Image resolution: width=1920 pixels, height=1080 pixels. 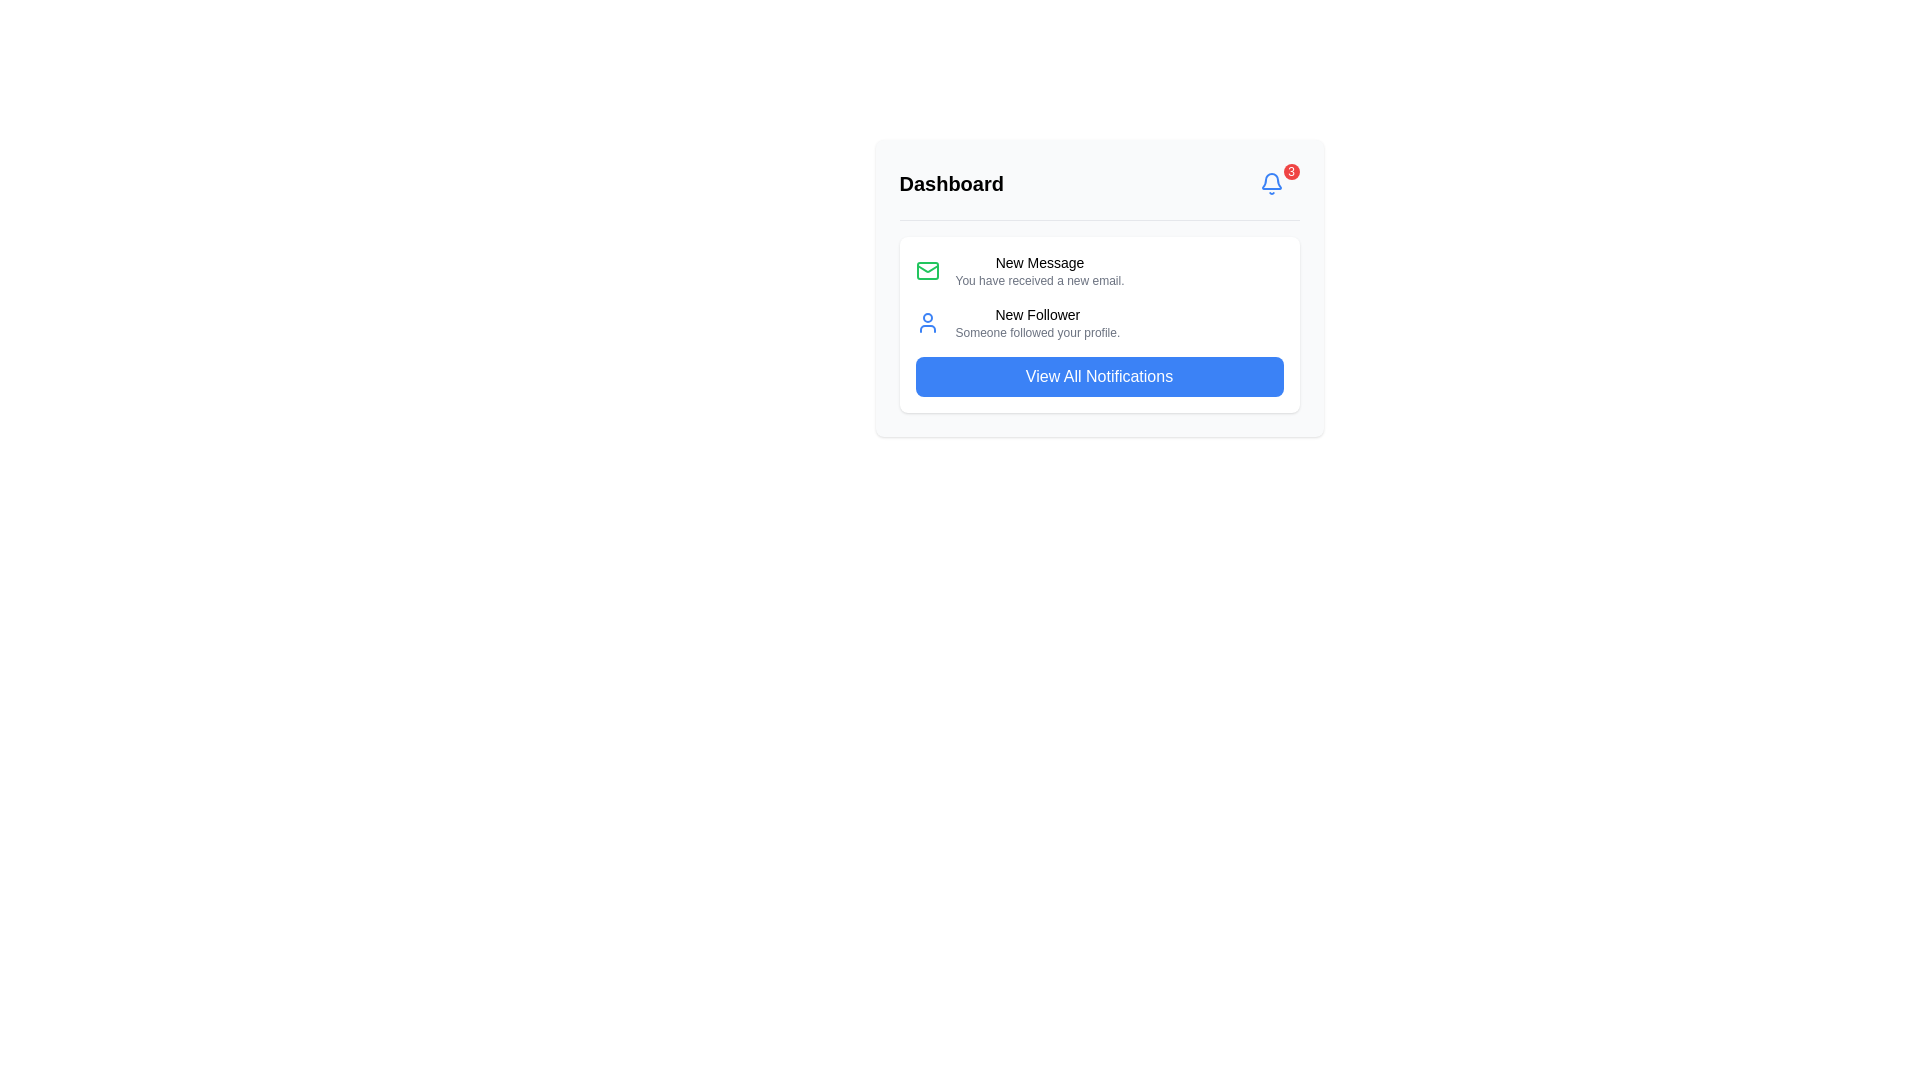 What do you see at coordinates (1040, 281) in the screenshot?
I see `the text element stating 'You have received a new email.' which is located in the notification card under the heading 'New Message'` at bounding box center [1040, 281].